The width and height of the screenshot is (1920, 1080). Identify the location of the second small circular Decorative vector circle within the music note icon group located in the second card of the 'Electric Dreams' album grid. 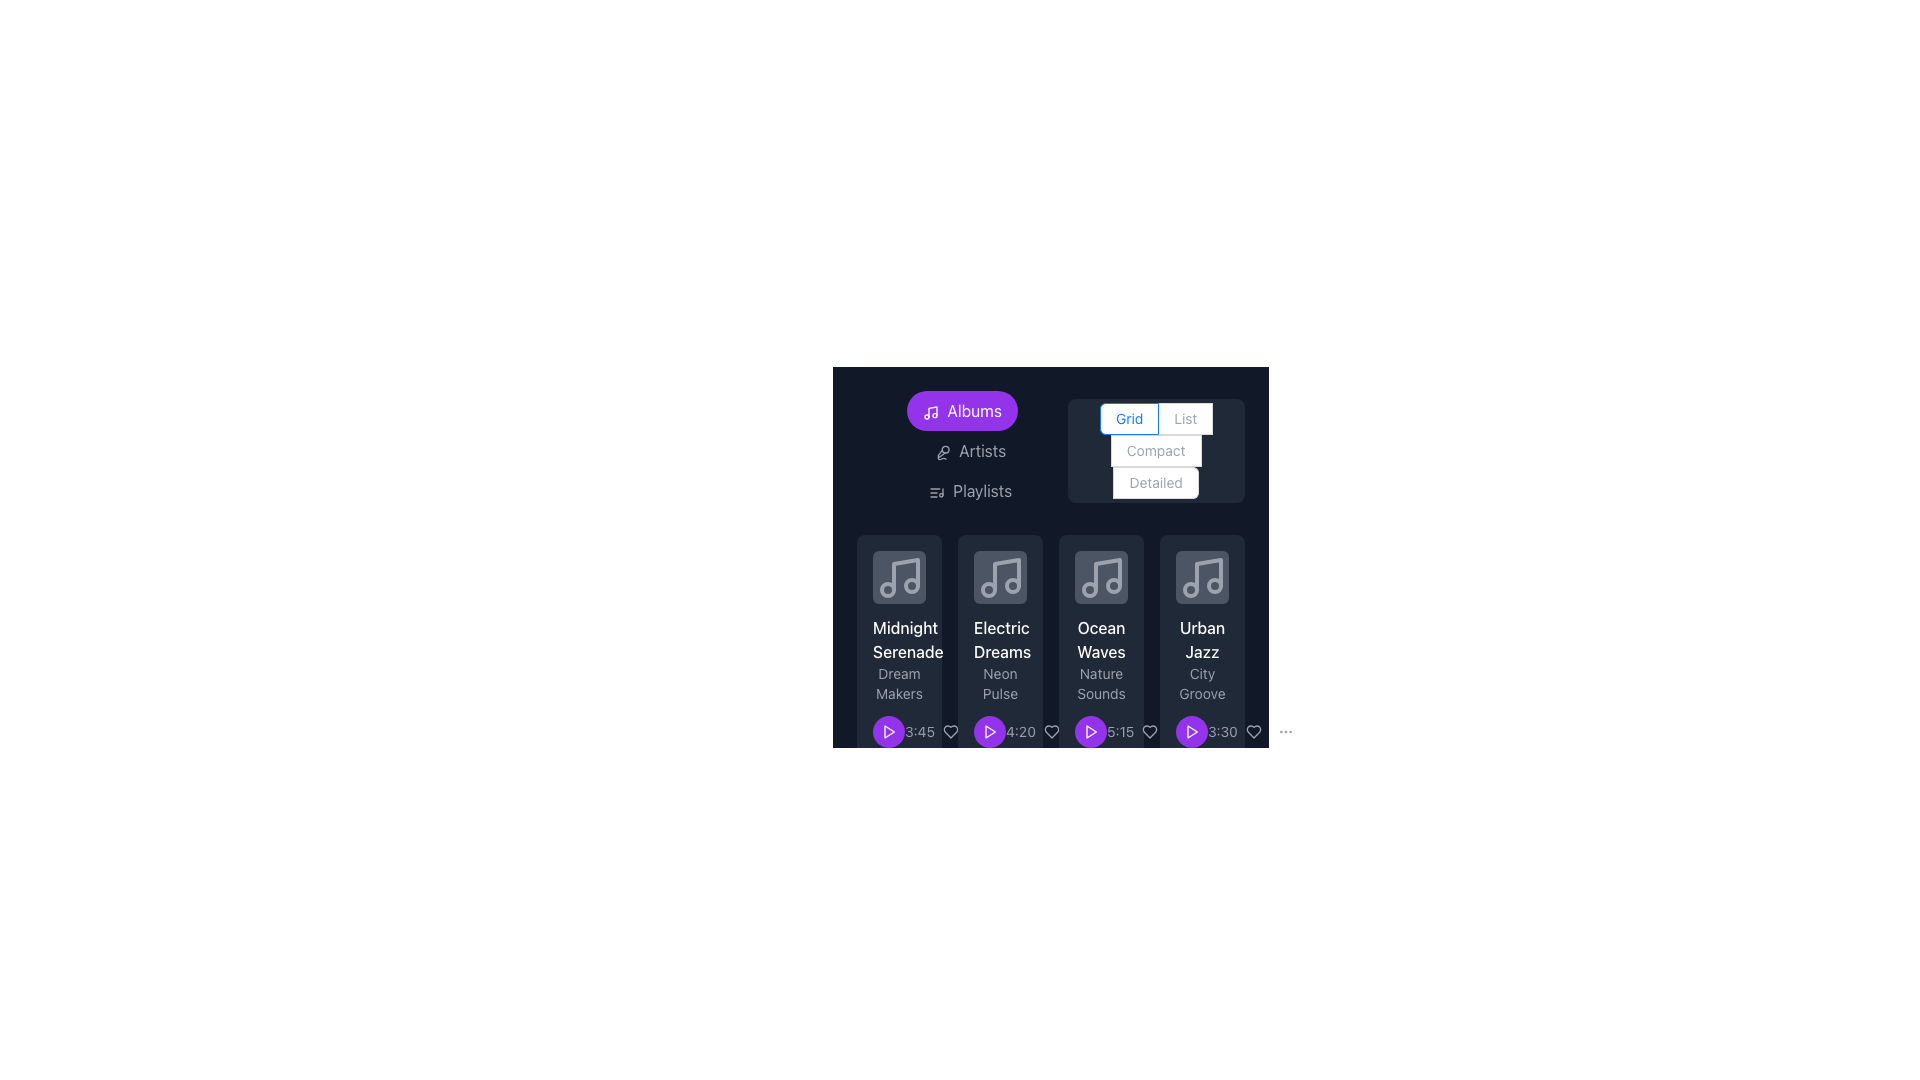
(1012, 585).